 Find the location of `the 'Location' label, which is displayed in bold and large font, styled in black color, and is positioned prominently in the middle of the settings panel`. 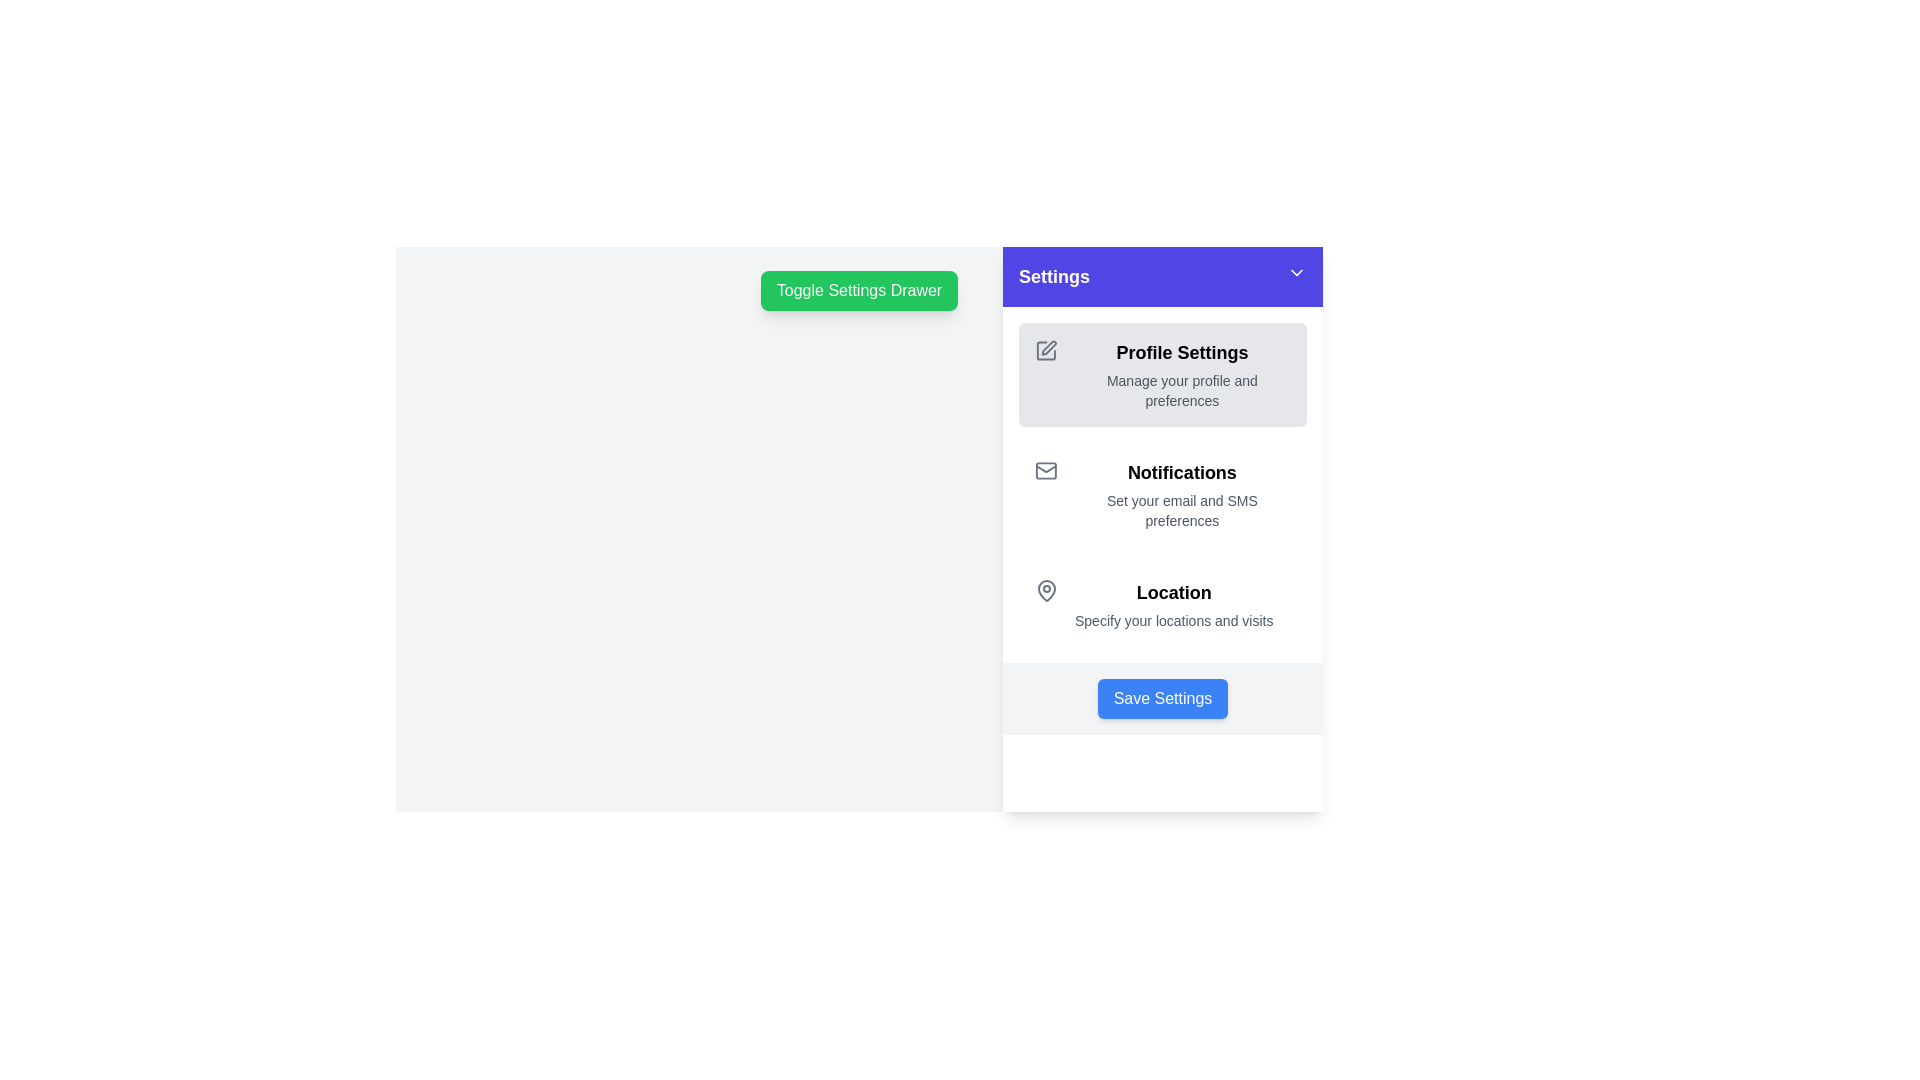

the 'Location' label, which is displayed in bold and large font, styled in black color, and is positioned prominently in the middle of the settings panel is located at coordinates (1174, 592).